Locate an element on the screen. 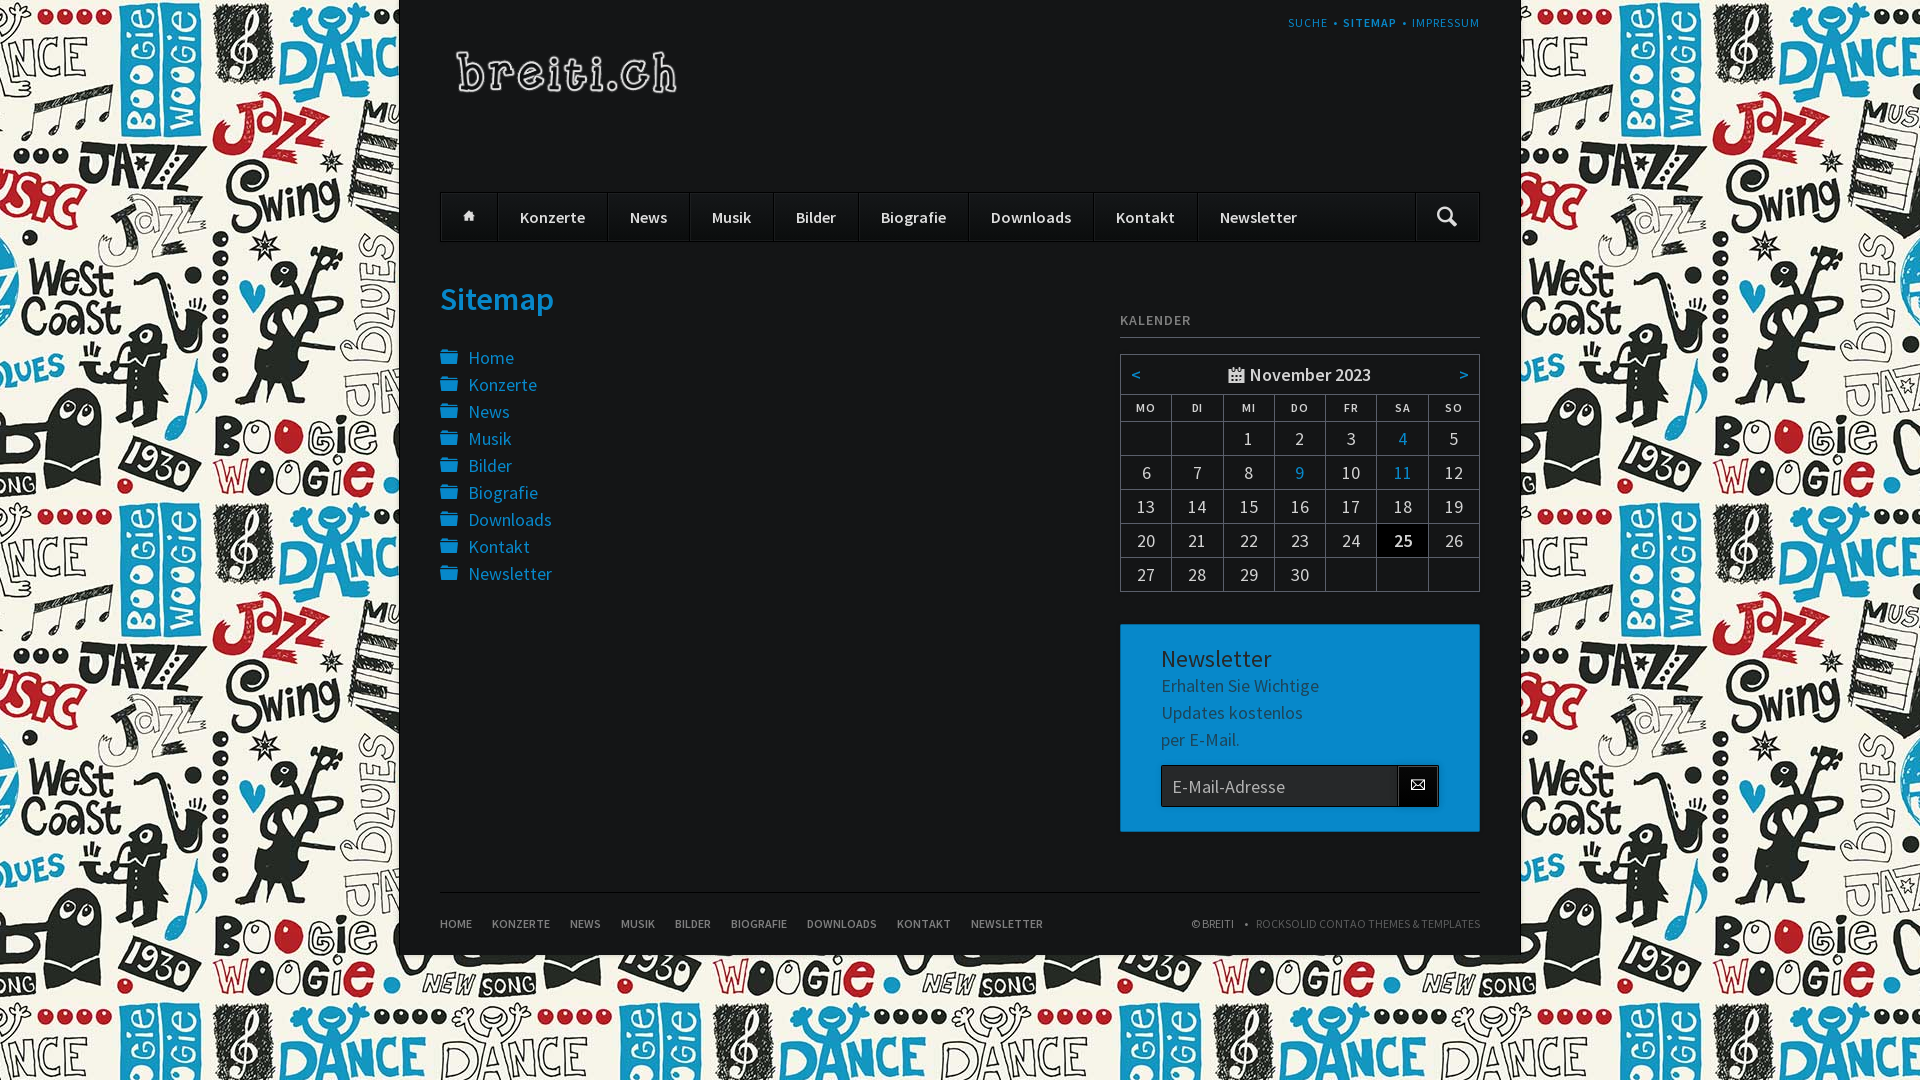 The height and width of the screenshot is (1080, 1920). '<' is located at coordinates (1136, 374).